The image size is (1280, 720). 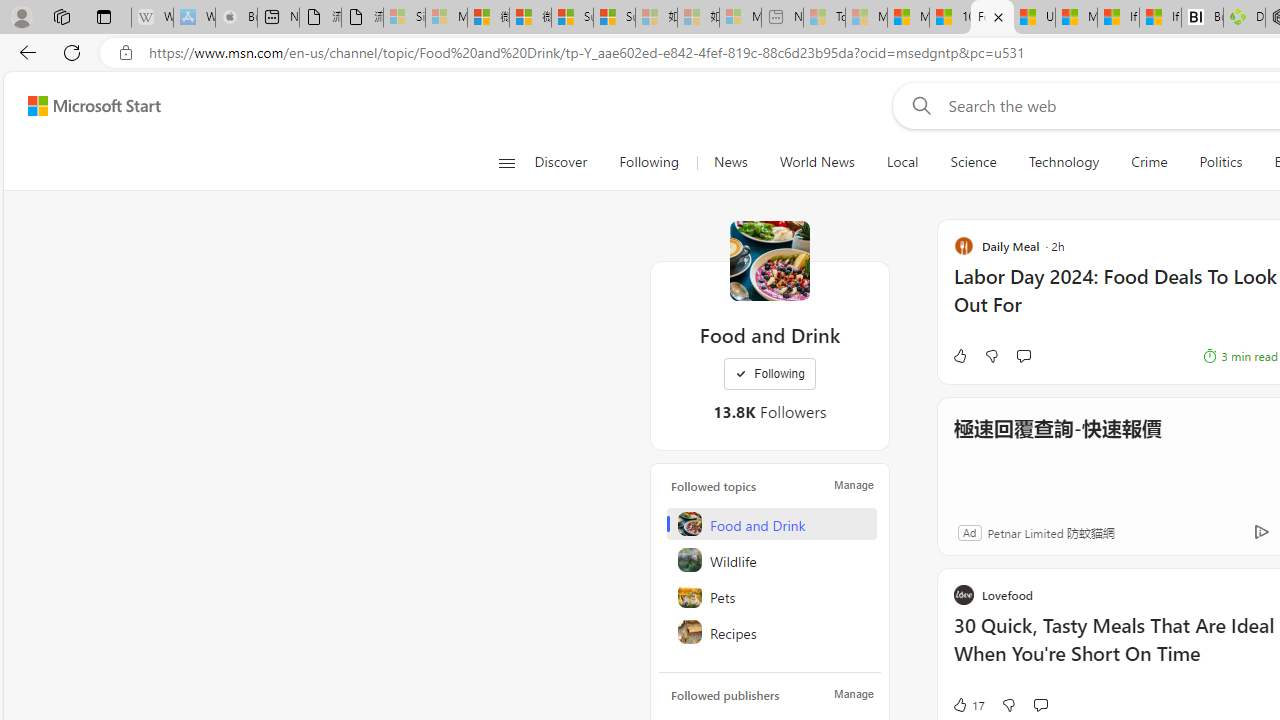 I want to click on 'New tab - Sleeping', so click(x=781, y=17).